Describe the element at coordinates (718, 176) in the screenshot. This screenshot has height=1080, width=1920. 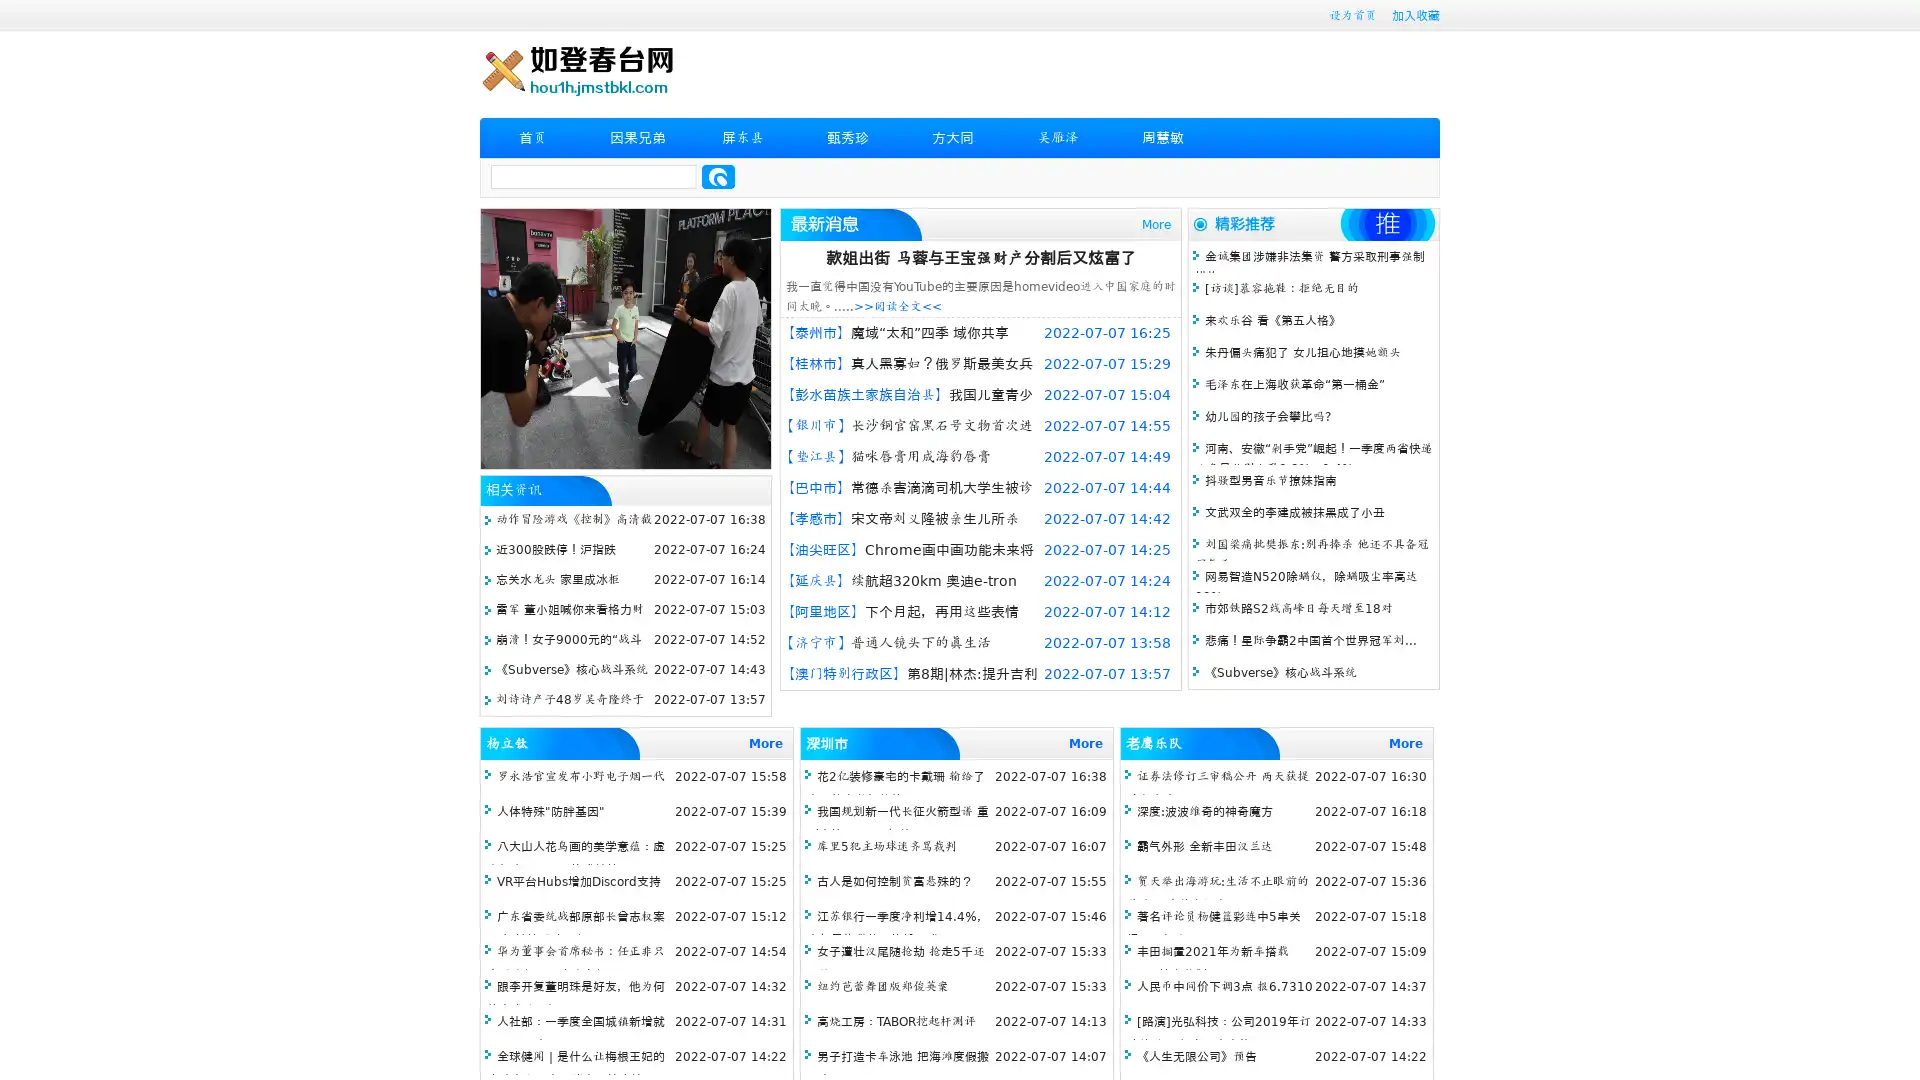
I see `Search` at that location.